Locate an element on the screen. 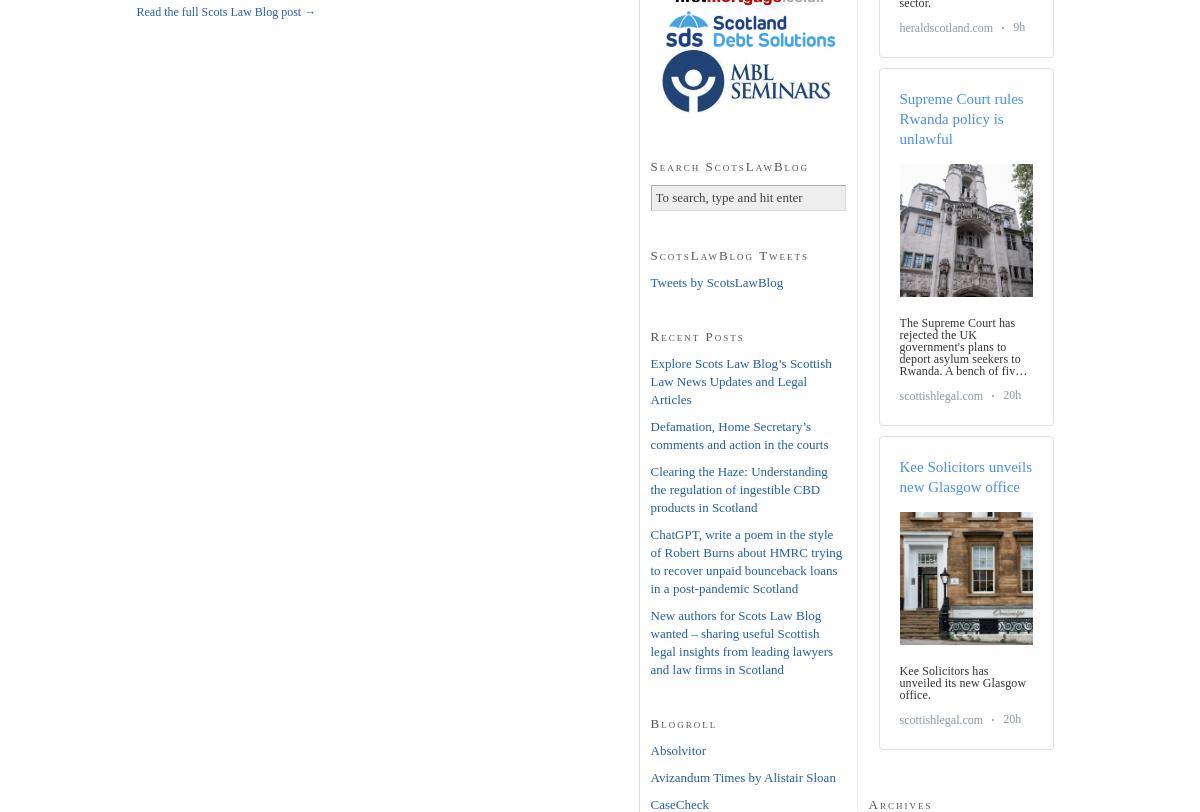 The width and height of the screenshot is (1200, 812). 'Clearing the Haze: Understanding the regulation of ingestible CBD products in Scotland' is located at coordinates (650, 488).